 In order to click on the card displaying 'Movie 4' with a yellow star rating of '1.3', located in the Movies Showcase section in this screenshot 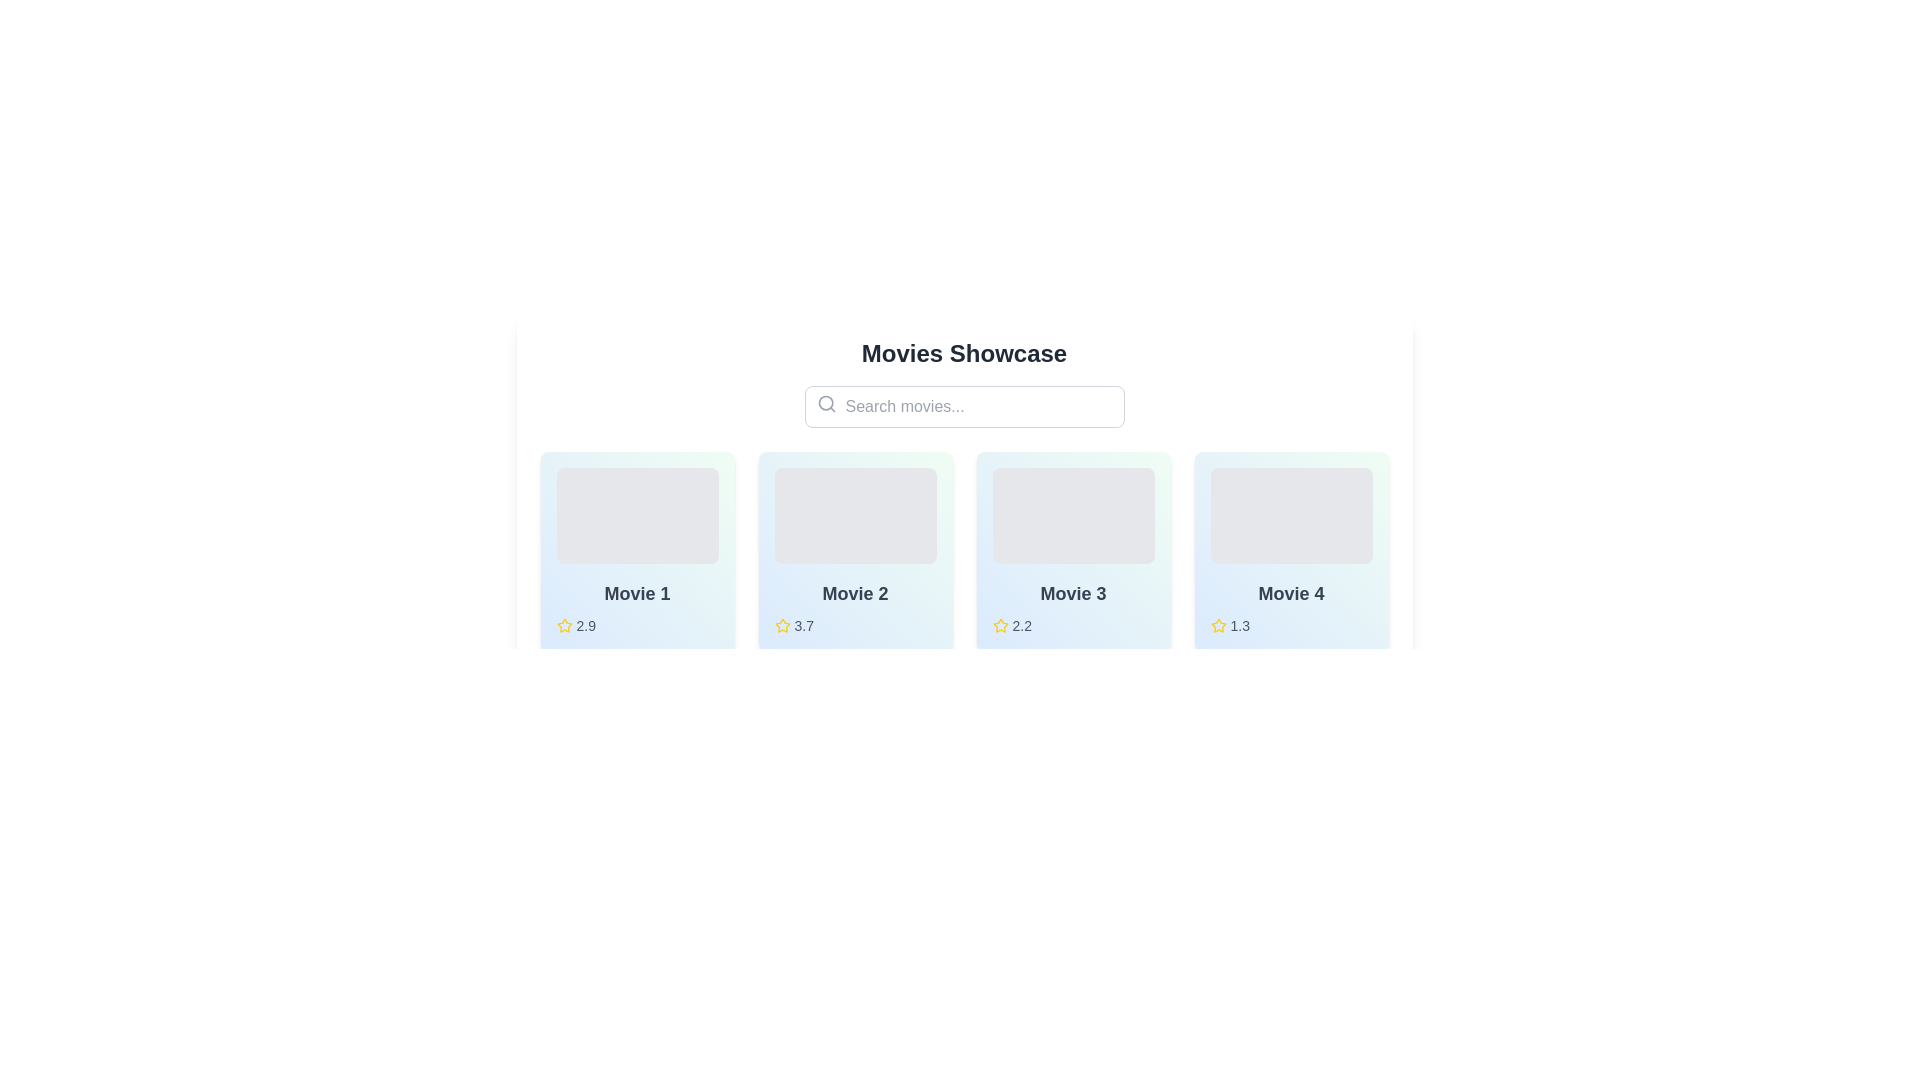, I will do `click(1291, 551)`.